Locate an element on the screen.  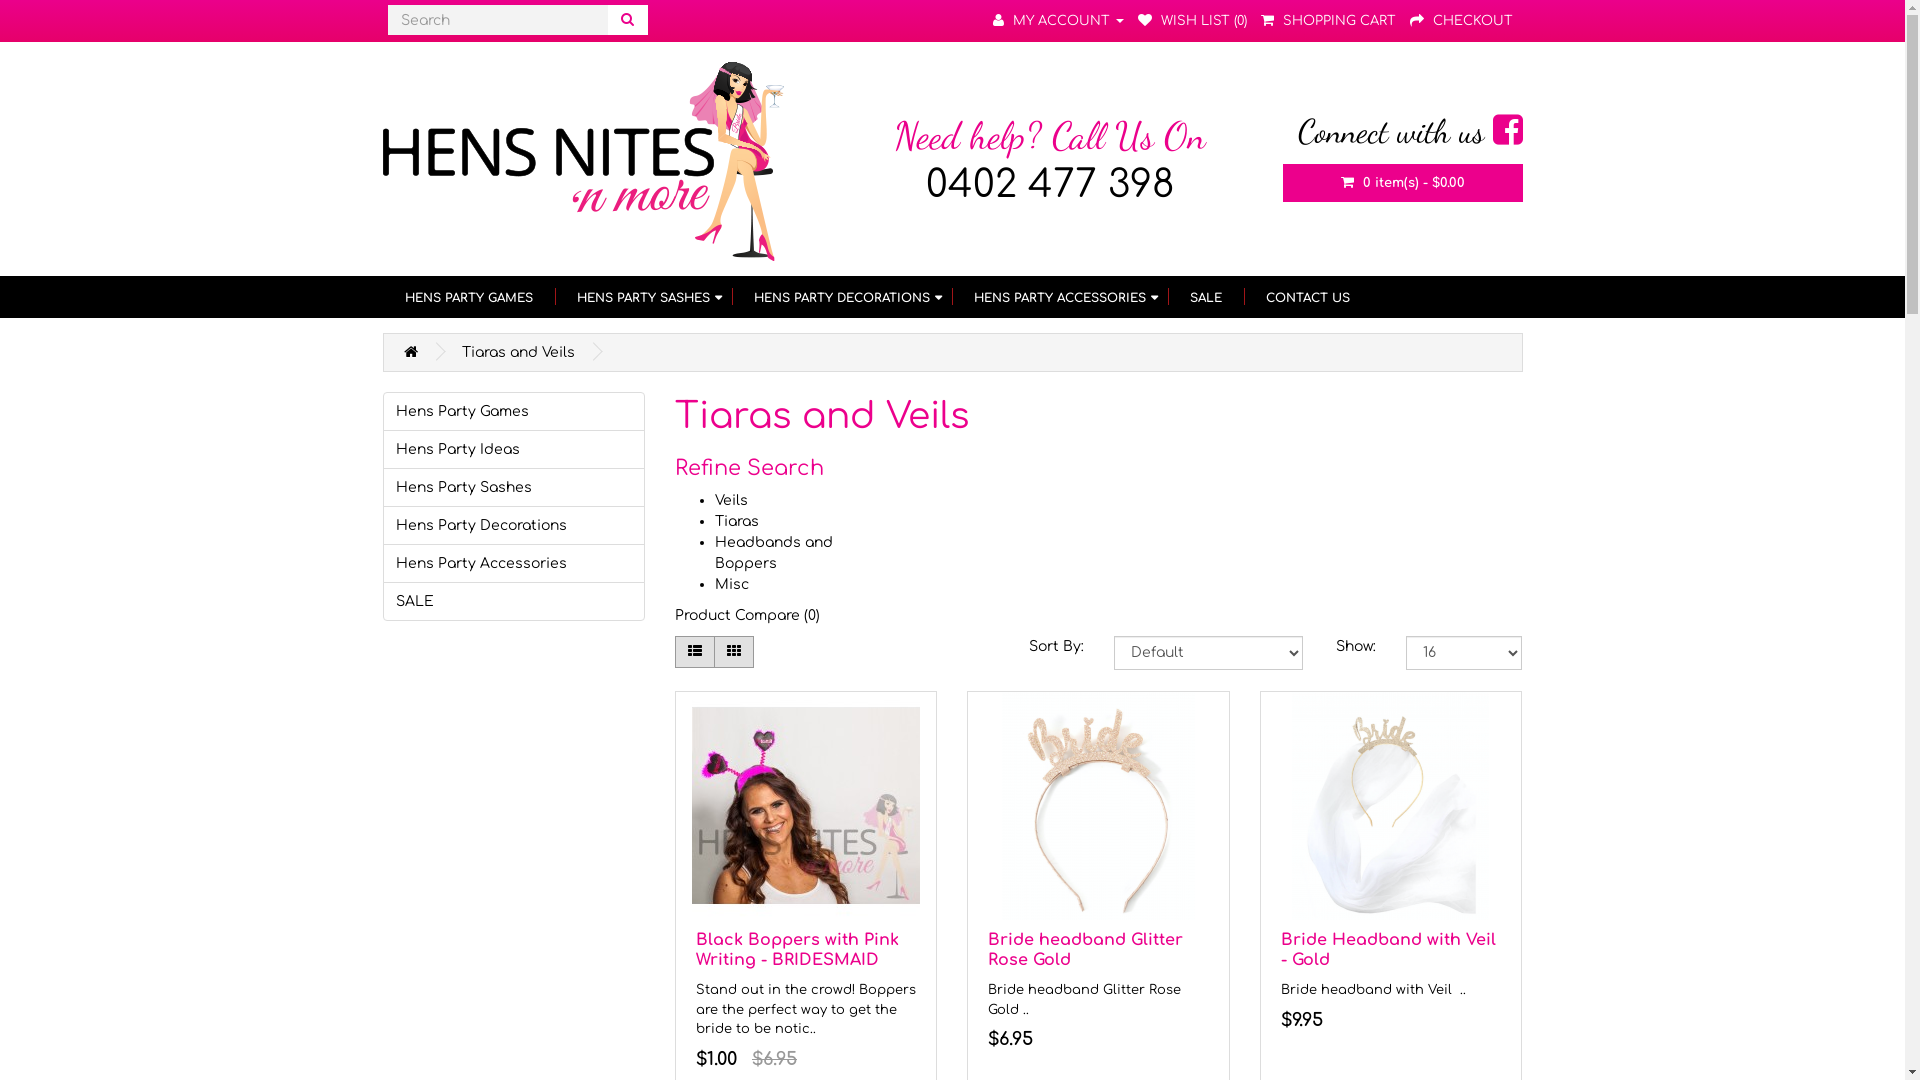
'Hens Party Sashes' is located at coordinates (513, 487).